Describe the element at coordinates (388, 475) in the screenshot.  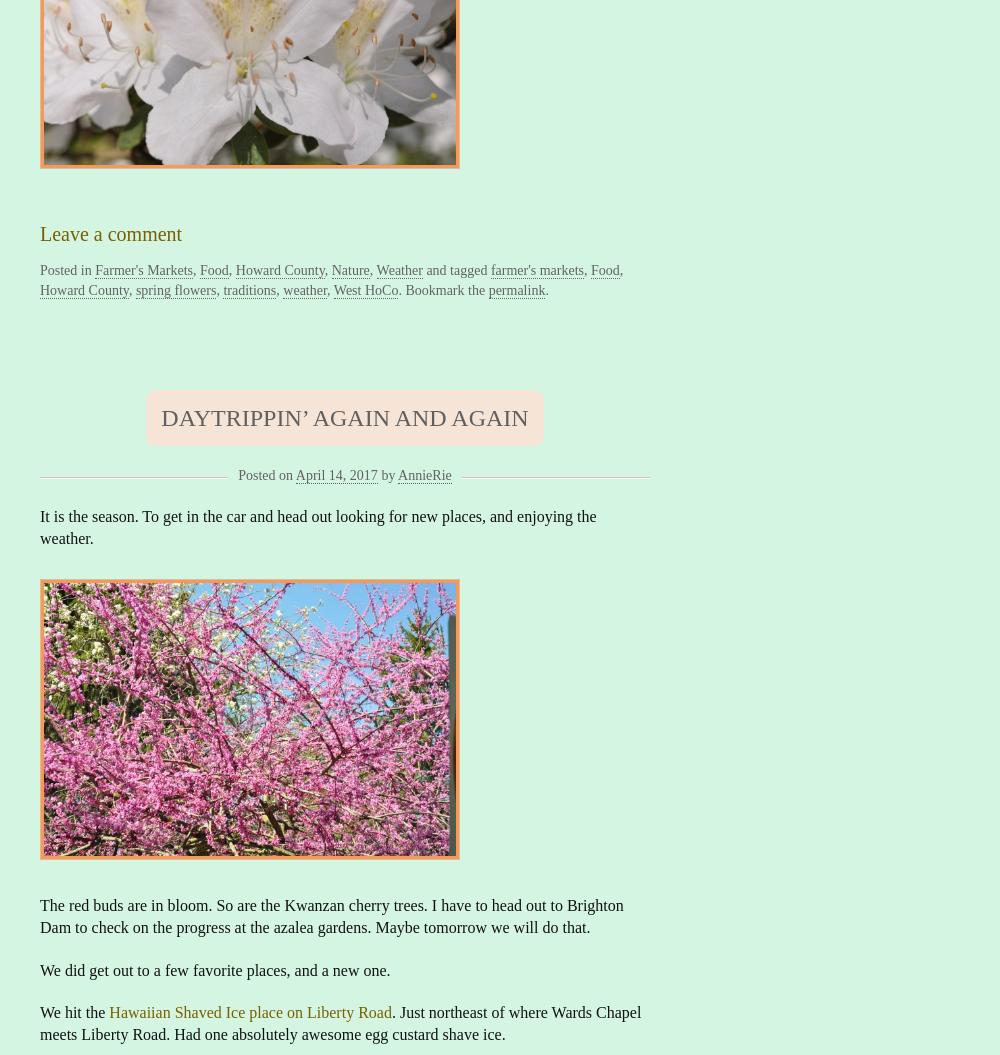
I see `'by'` at that location.